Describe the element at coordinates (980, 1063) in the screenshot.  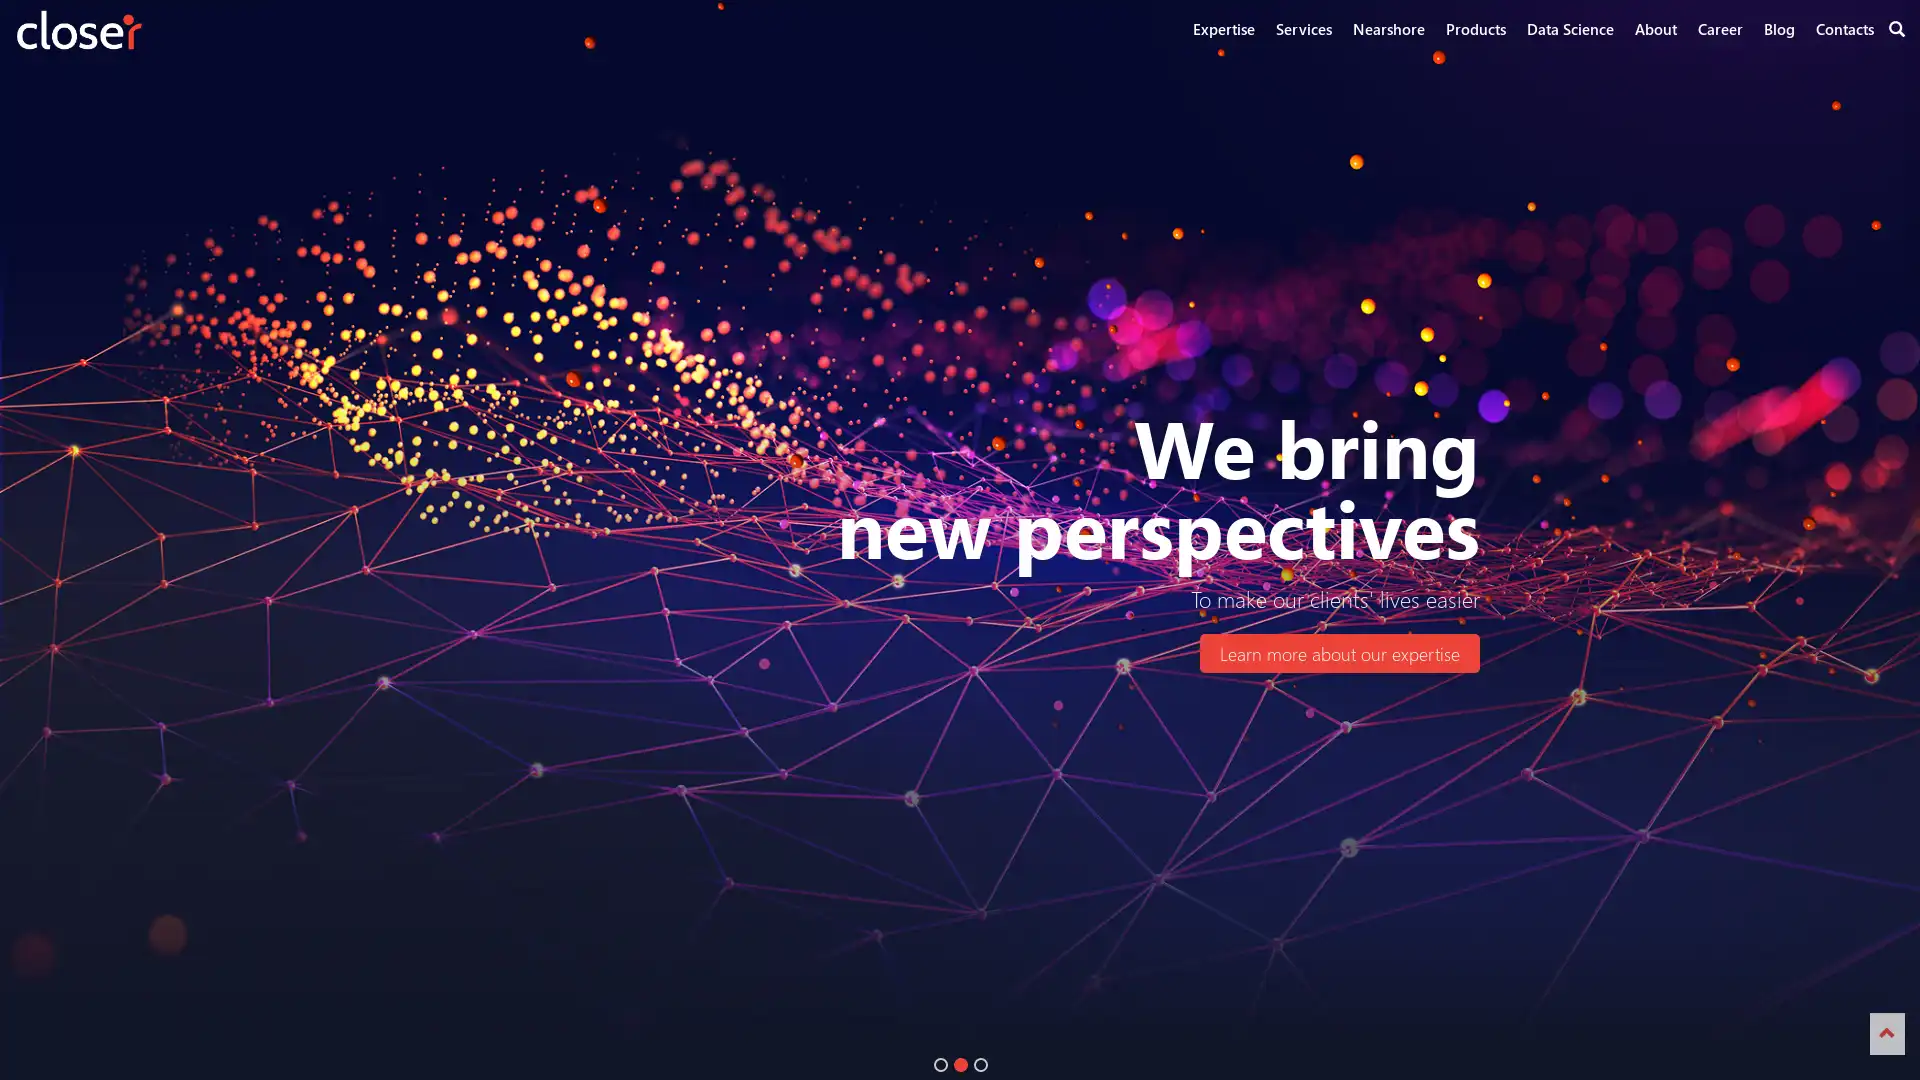
I see `3` at that location.